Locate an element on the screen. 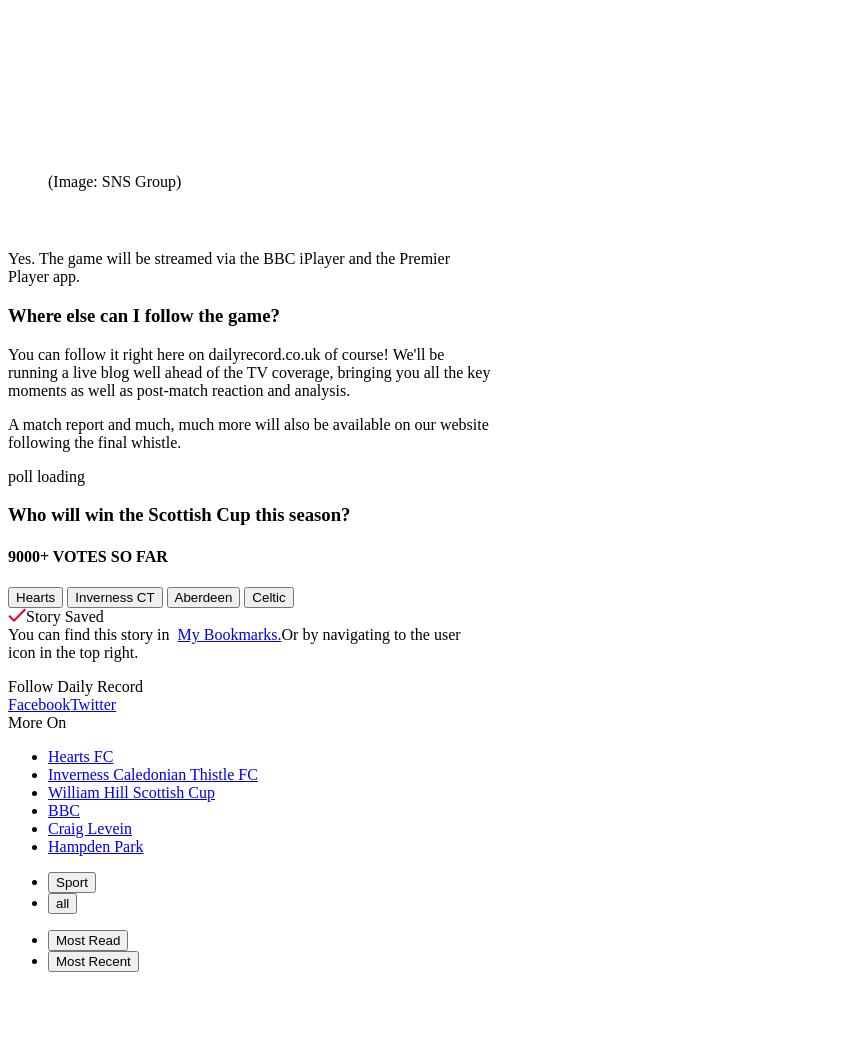  'Or by navigating to the user icon in the top right.' is located at coordinates (7, 641).